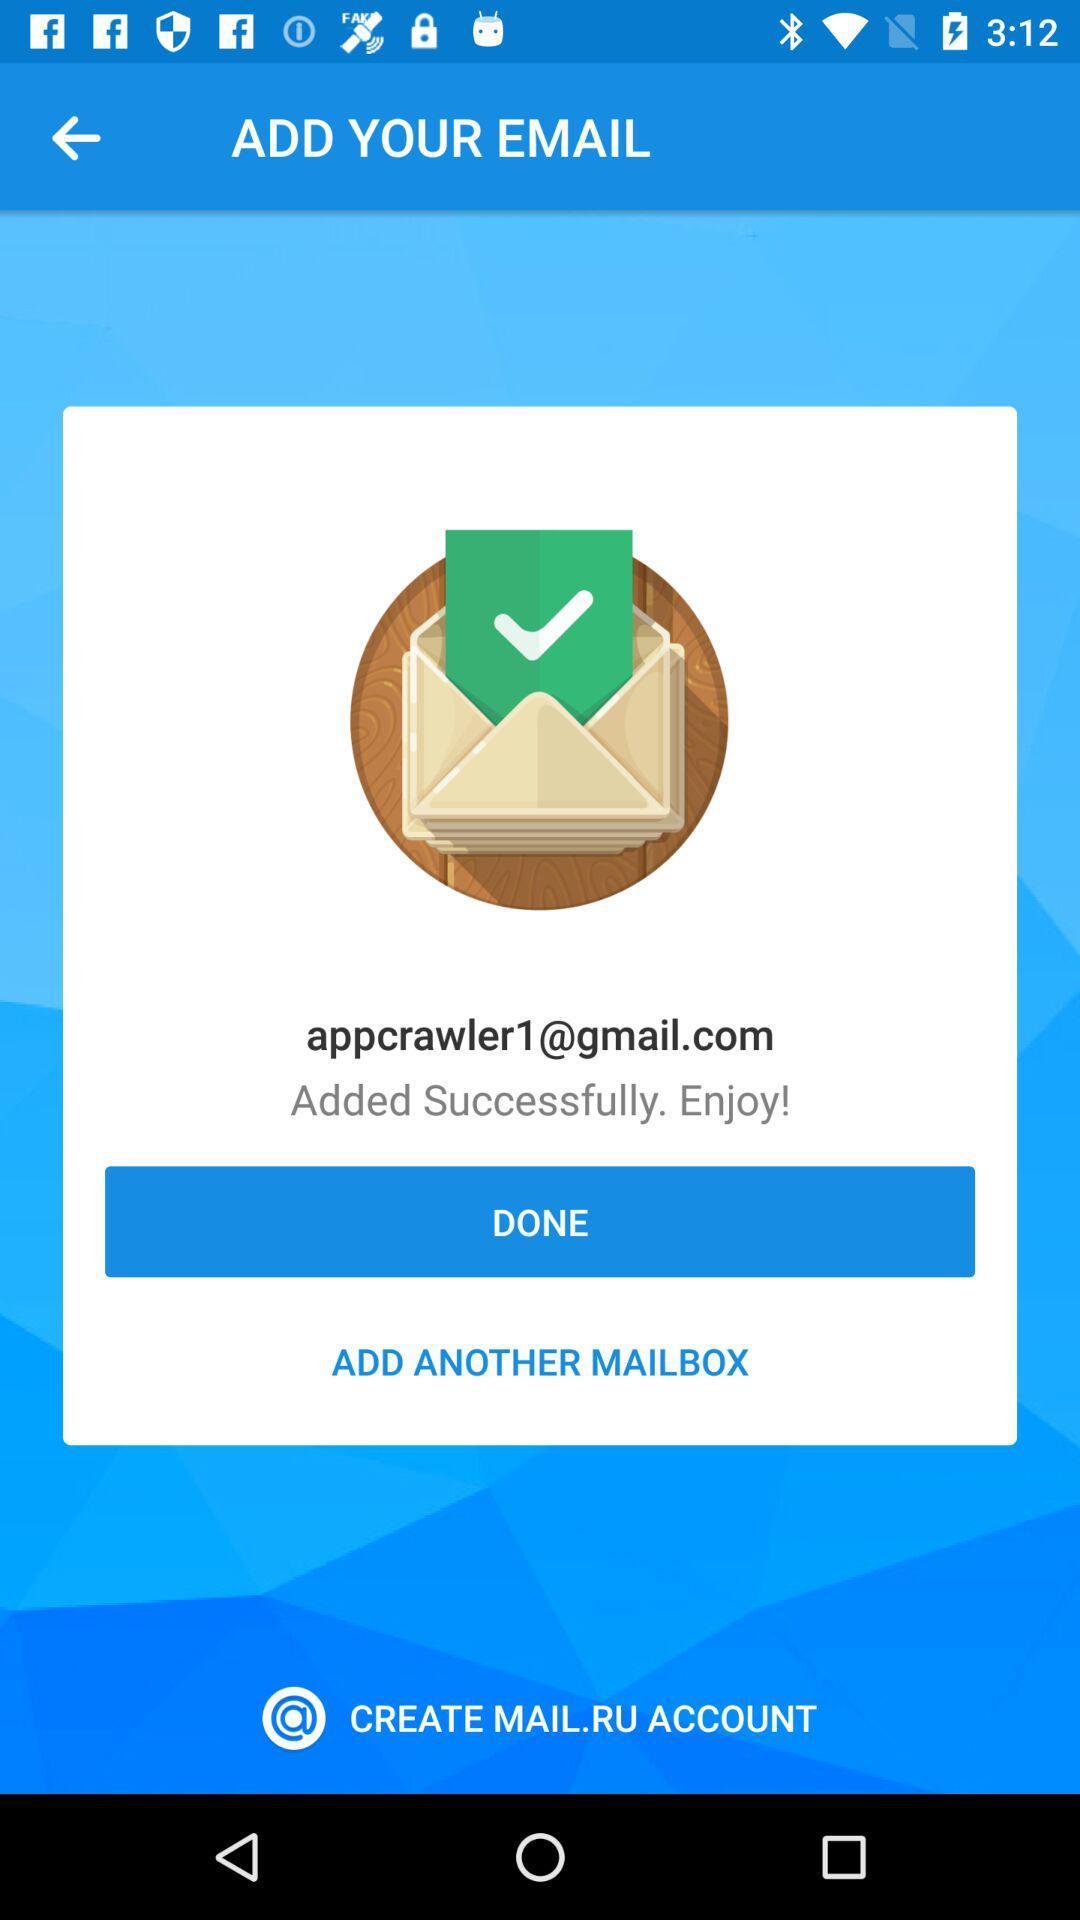 This screenshot has width=1080, height=1920. What do you see at coordinates (540, 1360) in the screenshot?
I see `the add another mailbox` at bounding box center [540, 1360].